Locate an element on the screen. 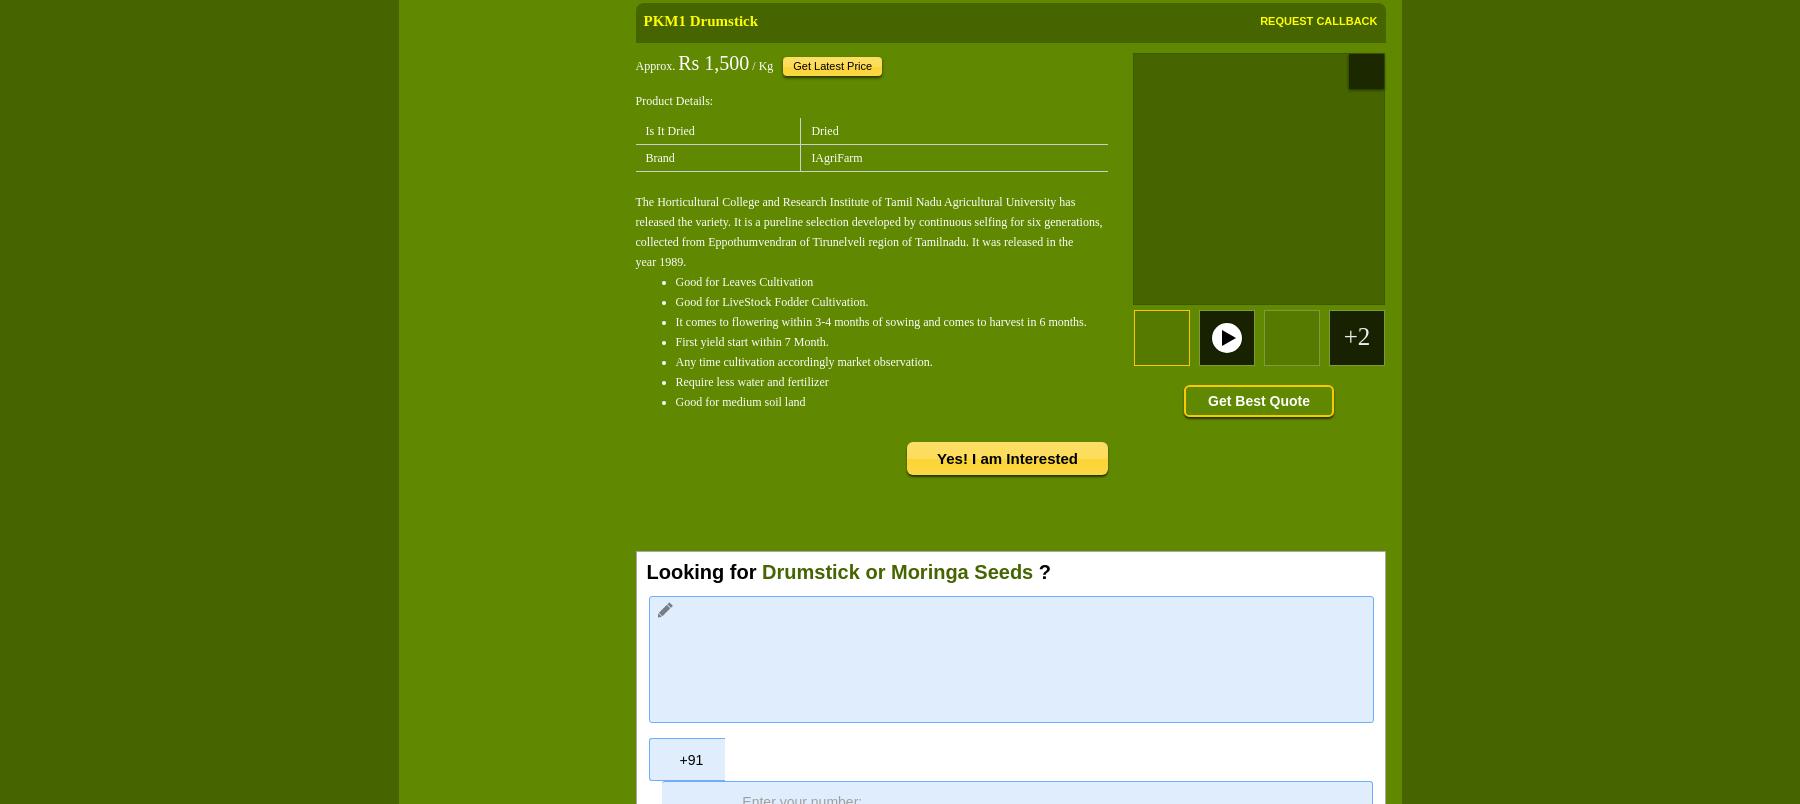  'Require less water and fertilizer' is located at coordinates (750, 380).